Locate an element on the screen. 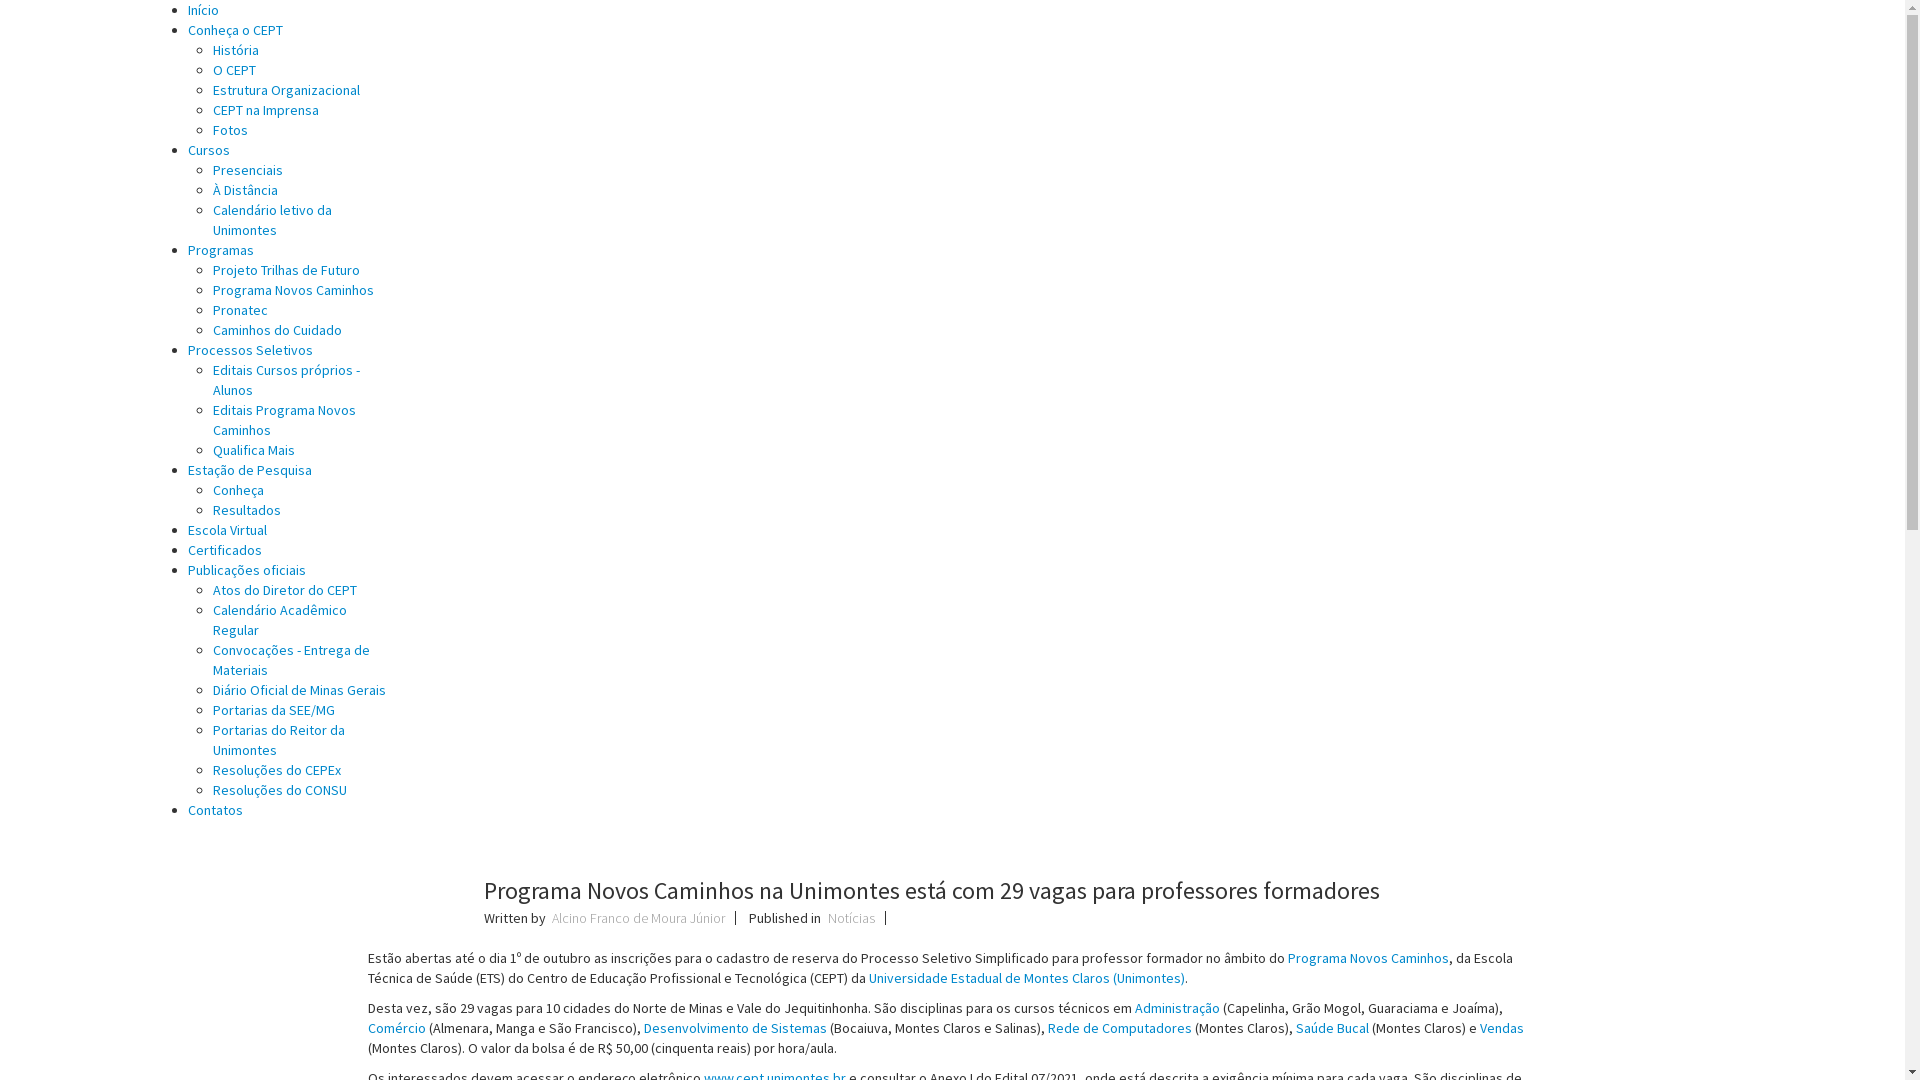 The image size is (1920, 1080). 'Projeto Trilhas de Futuro' is located at coordinates (285, 270).